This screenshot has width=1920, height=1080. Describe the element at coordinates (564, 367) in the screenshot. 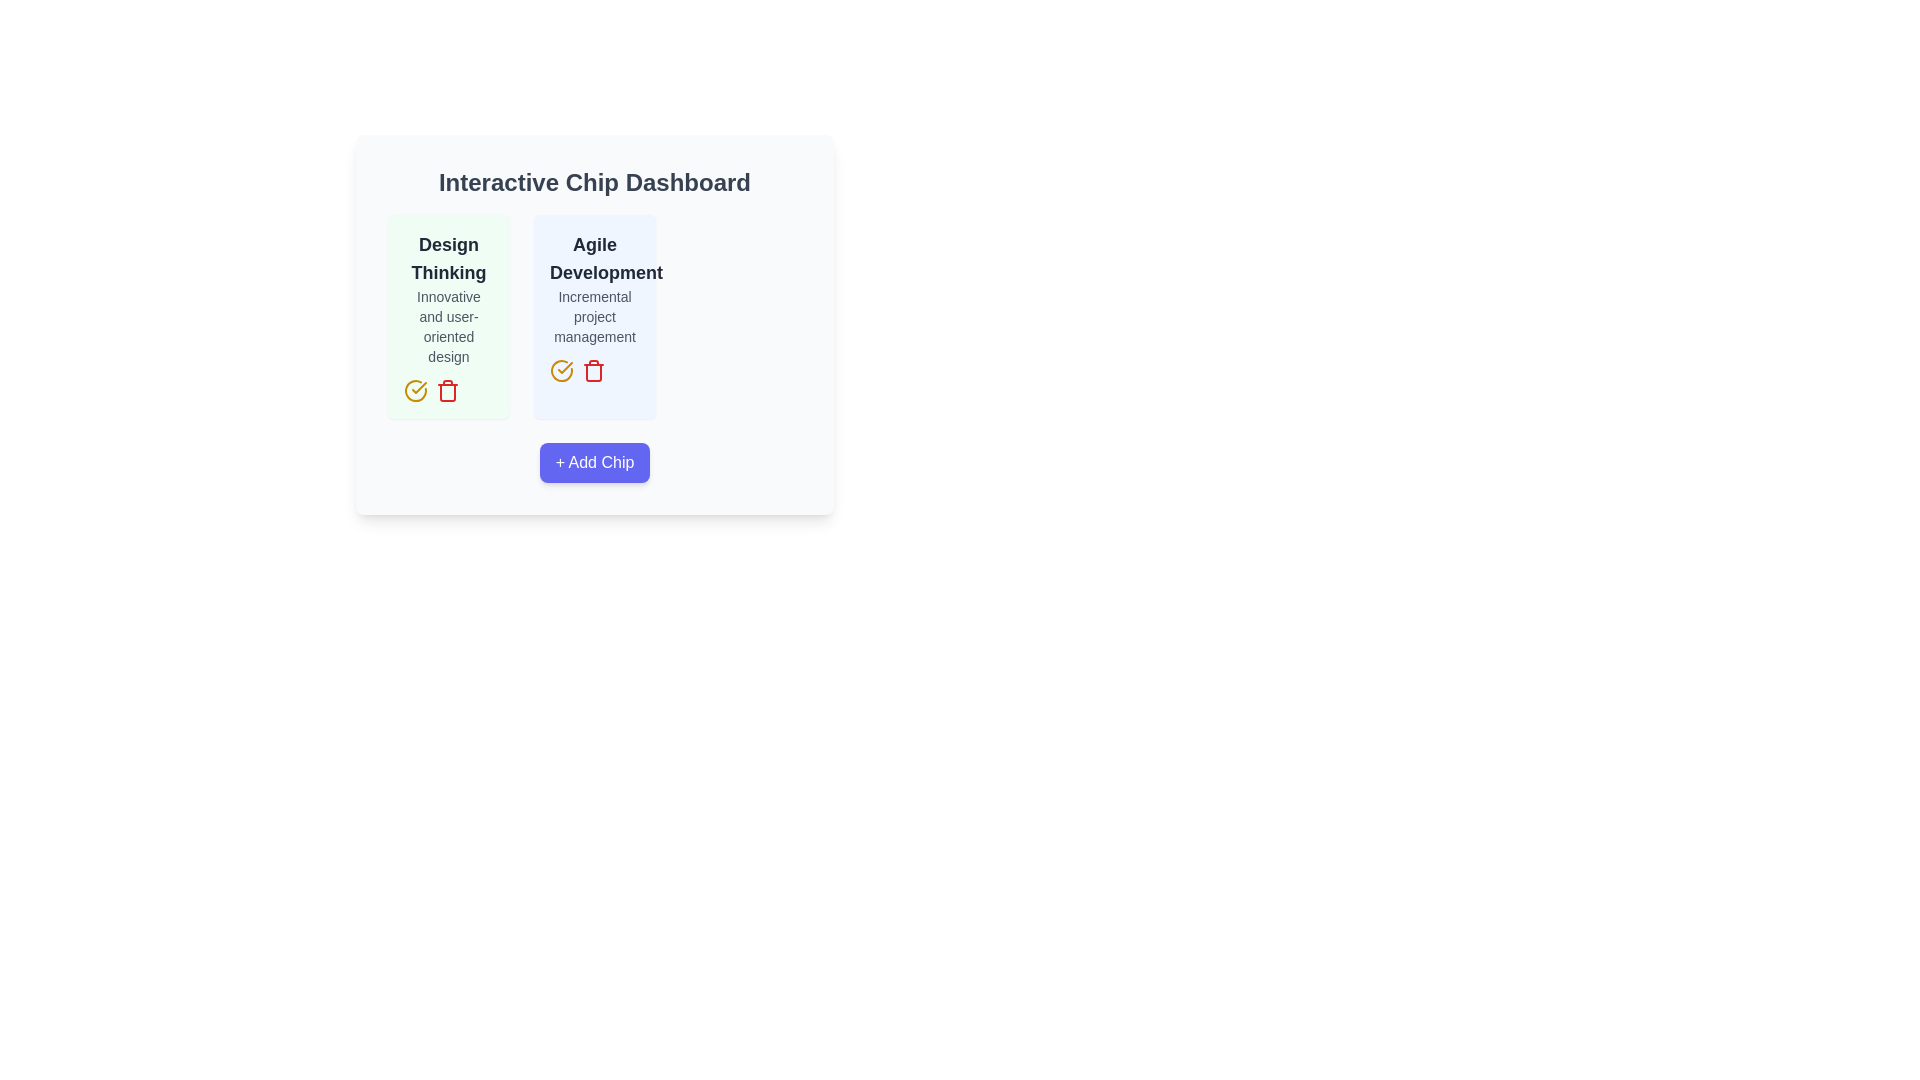

I see `attributes of the checkmark icon styled as part of a circular icon located at the bottom-left corner of the 'Design Thinking' card on the dashboard` at that location.